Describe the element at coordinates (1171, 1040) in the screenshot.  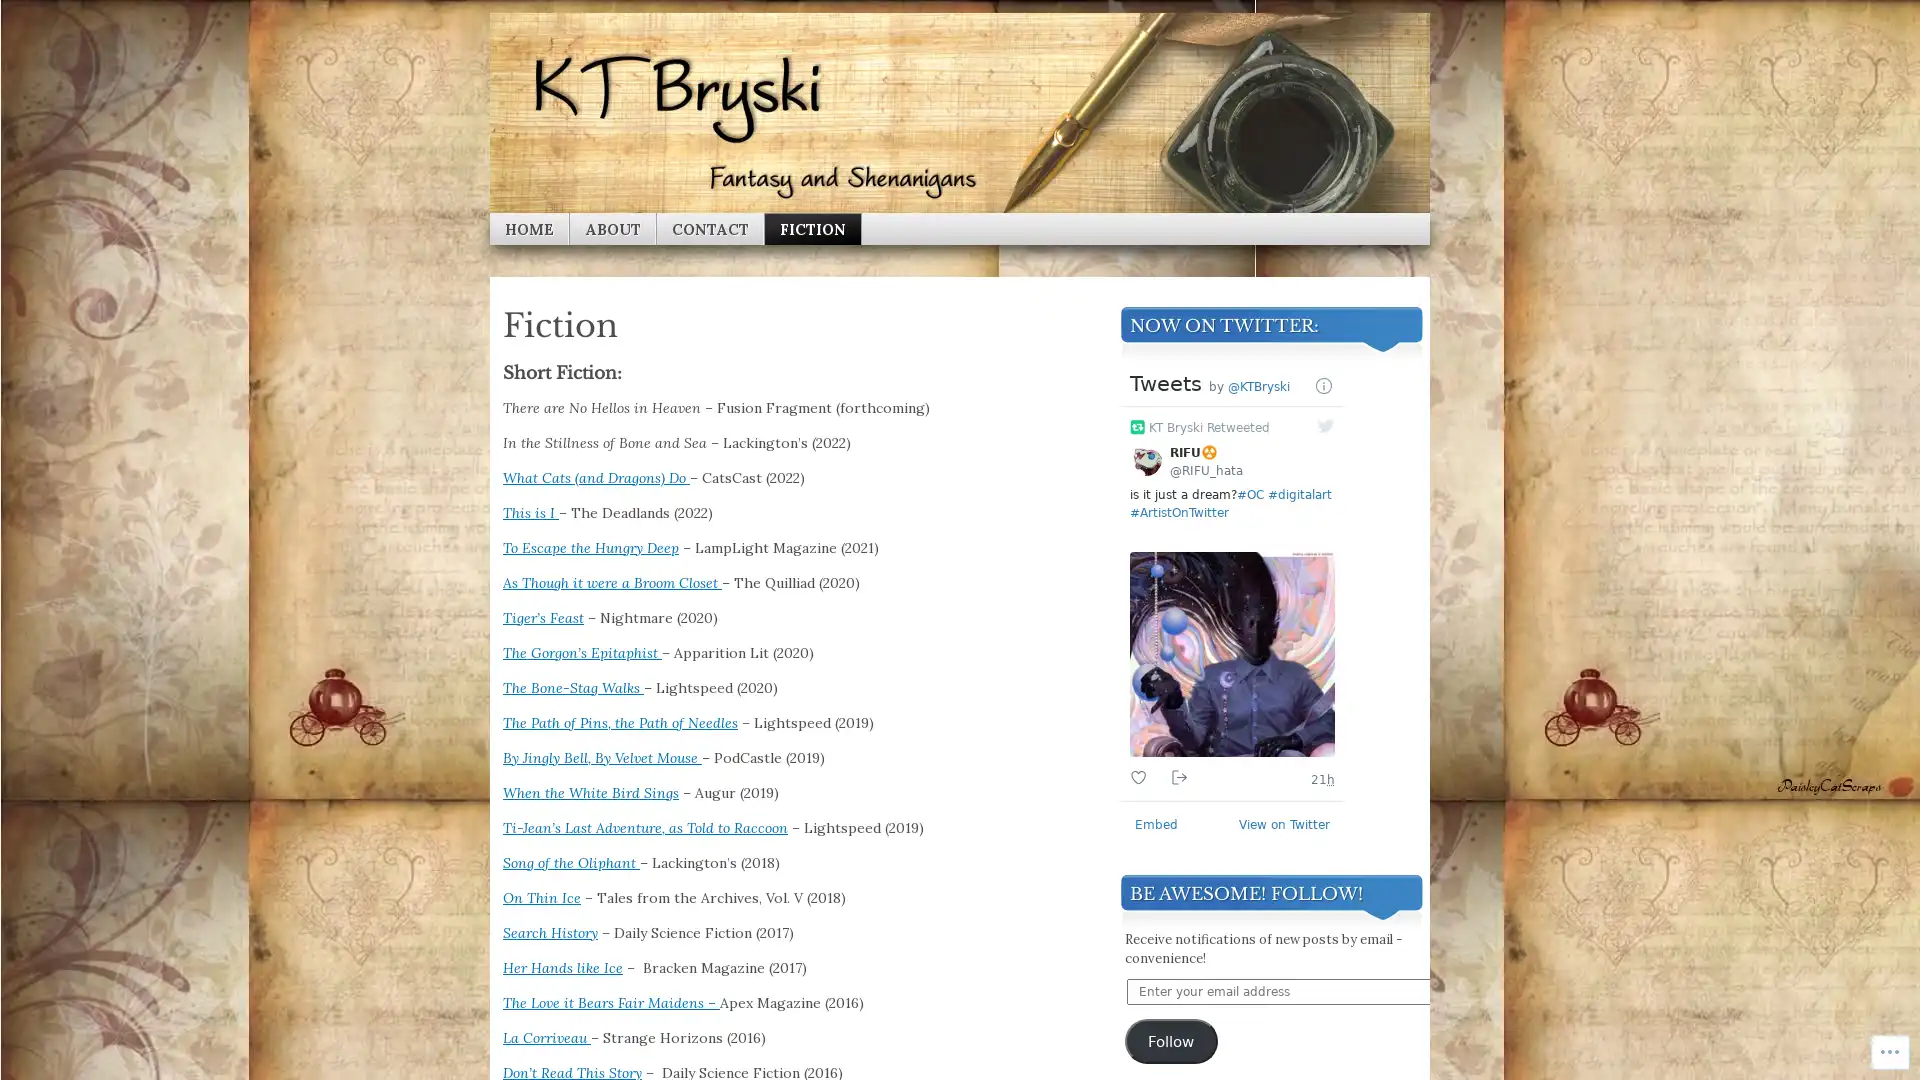
I see `Follow` at that location.